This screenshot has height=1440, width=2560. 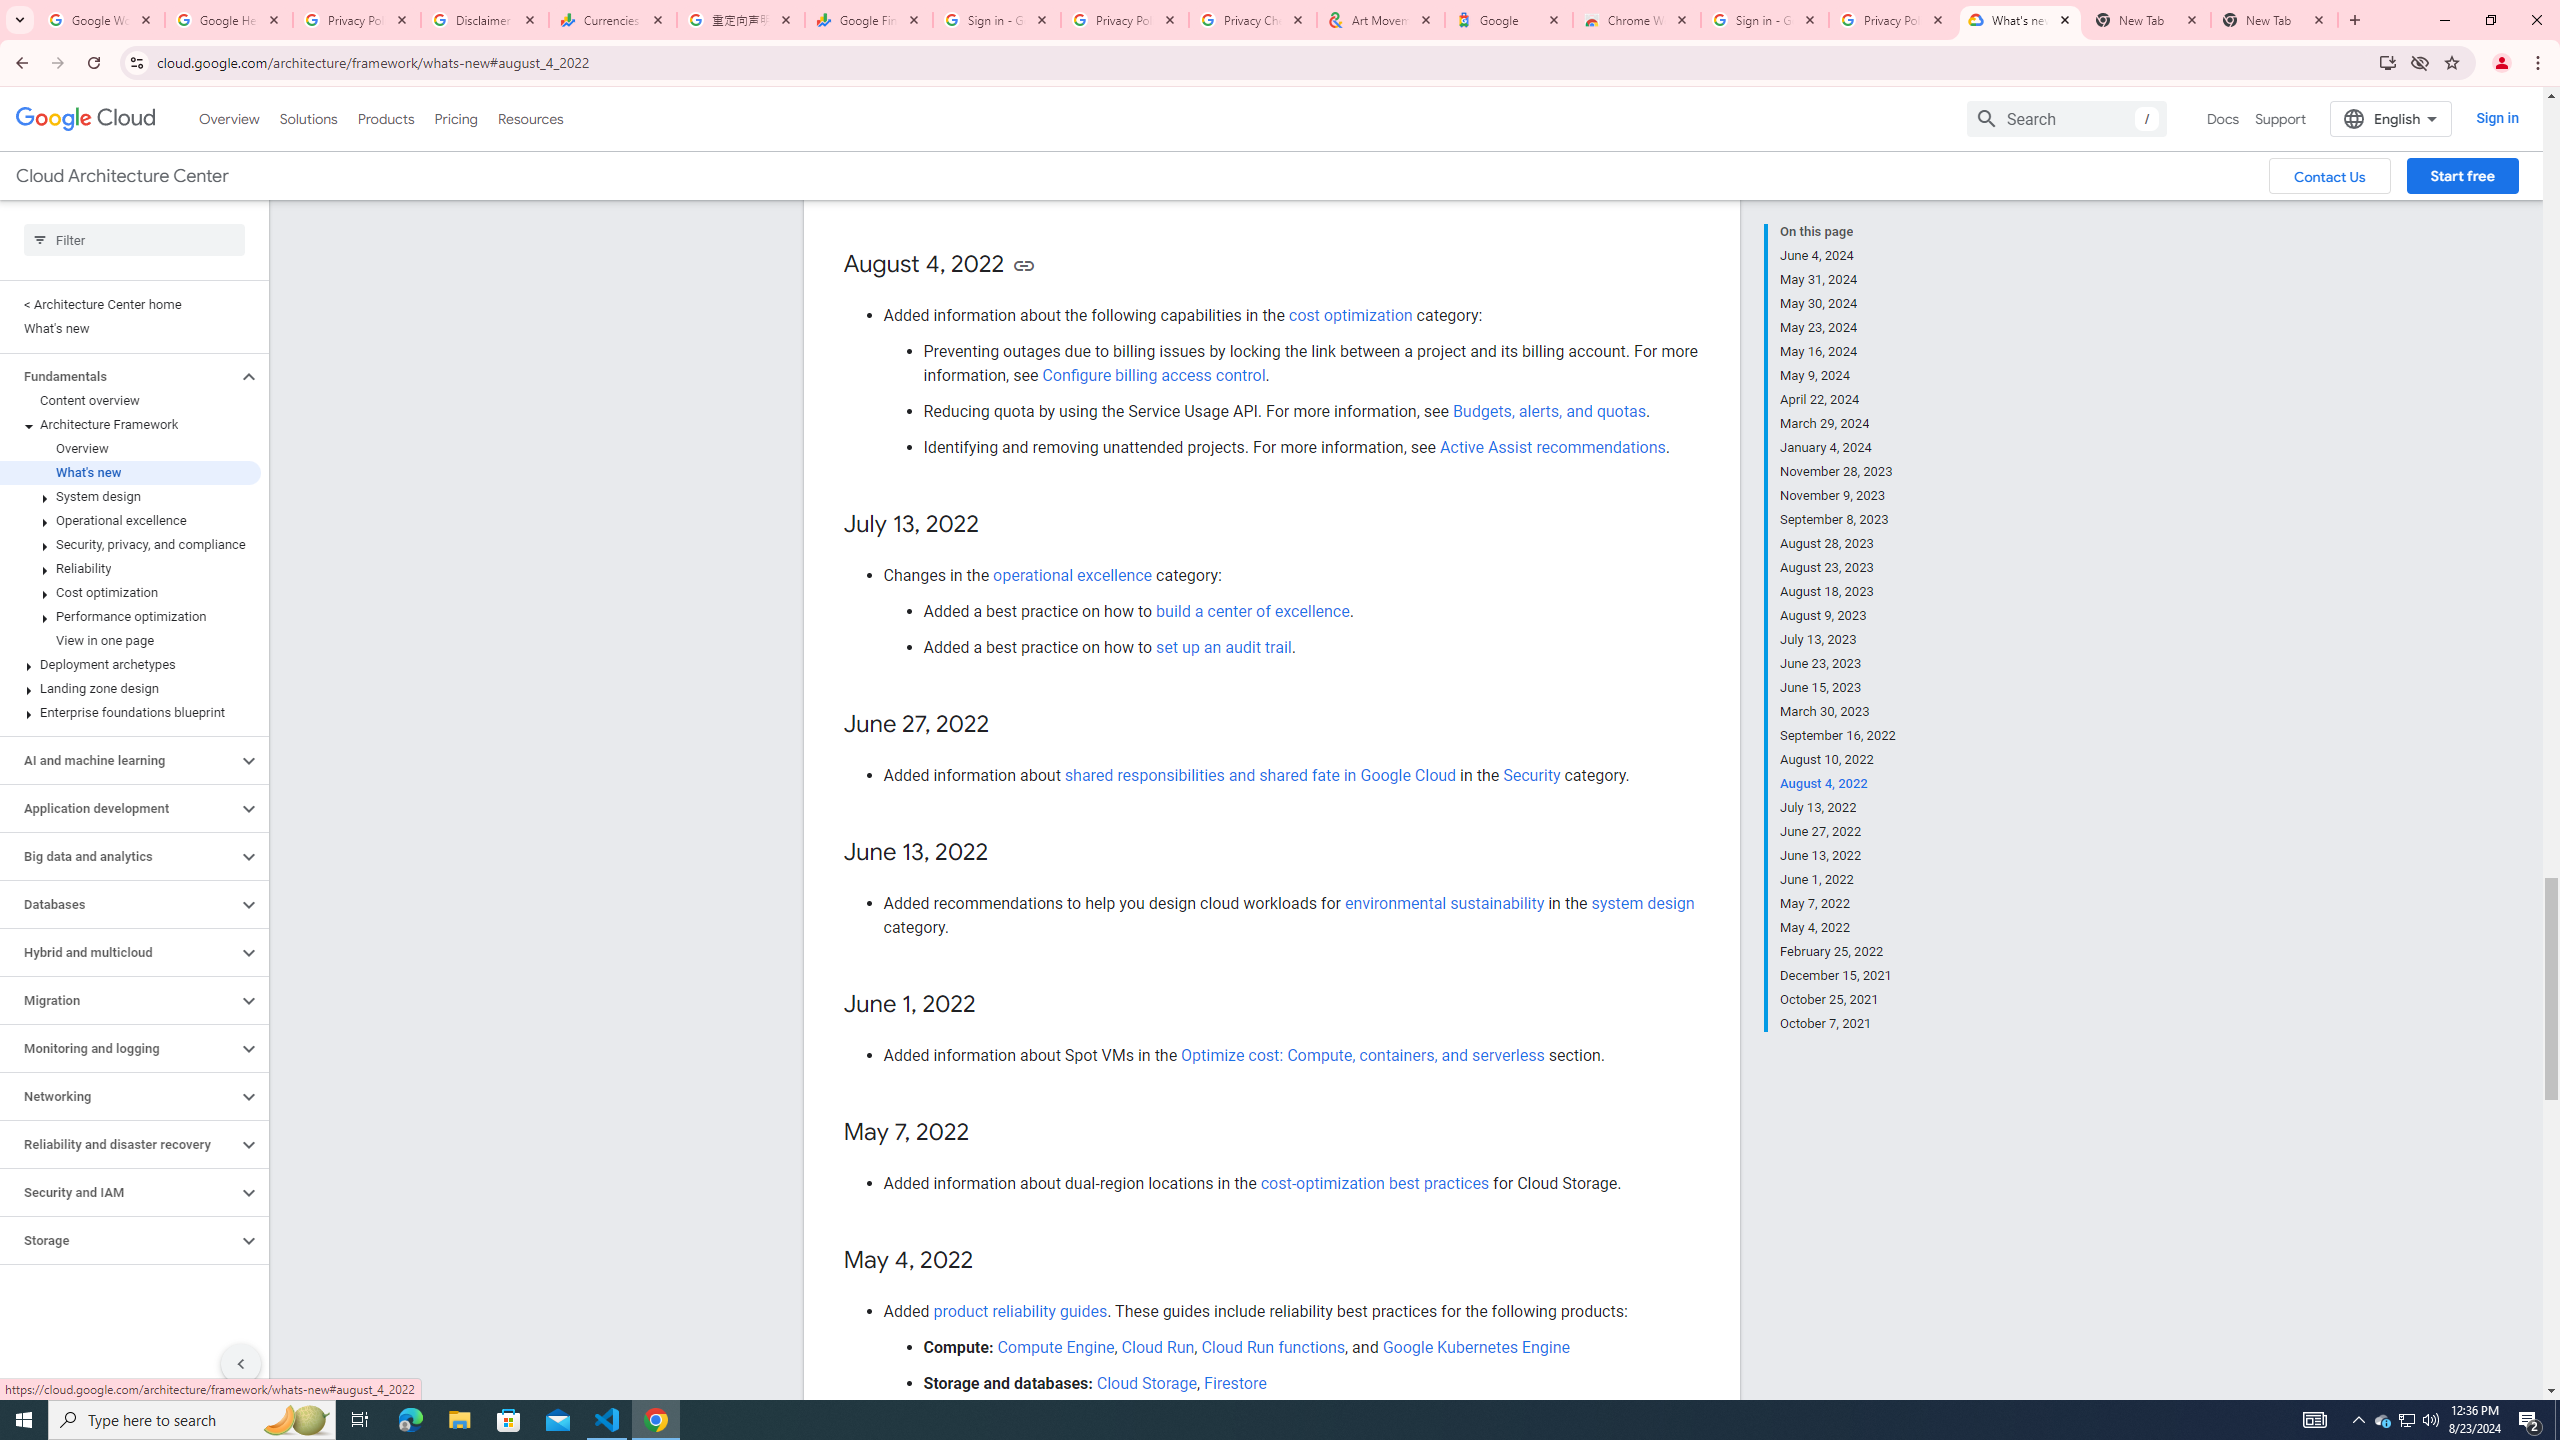 What do you see at coordinates (1023, 264) in the screenshot?
I see `'Copy link to this section: August 4, 2022'` at bounding box center [1023, 264].